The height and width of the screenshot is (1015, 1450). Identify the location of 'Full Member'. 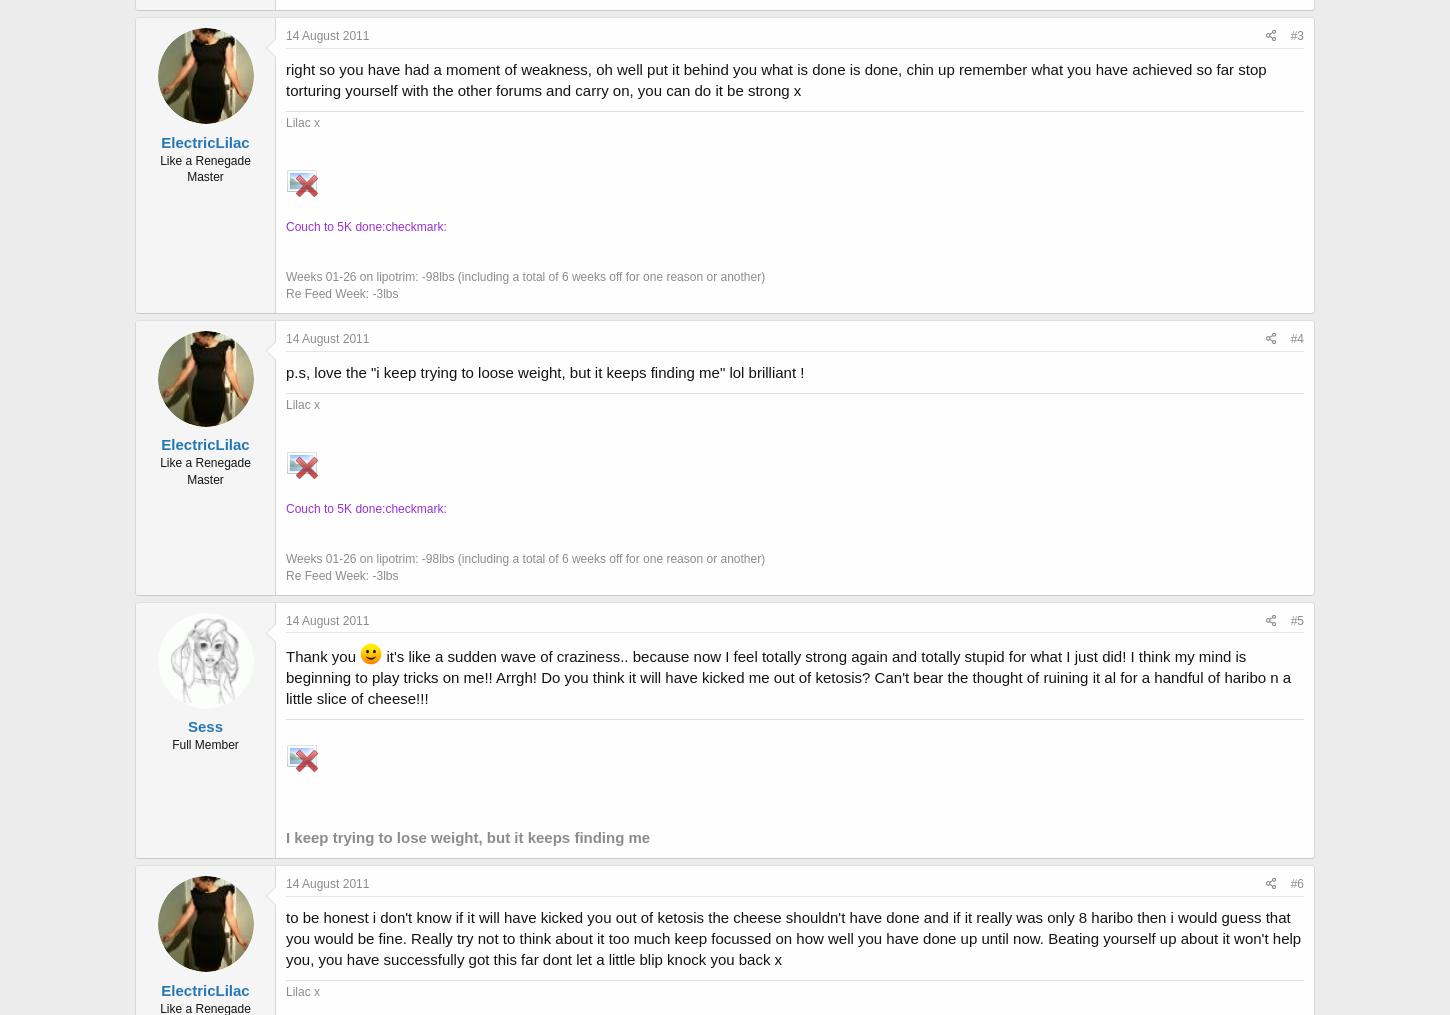
(204, 744).